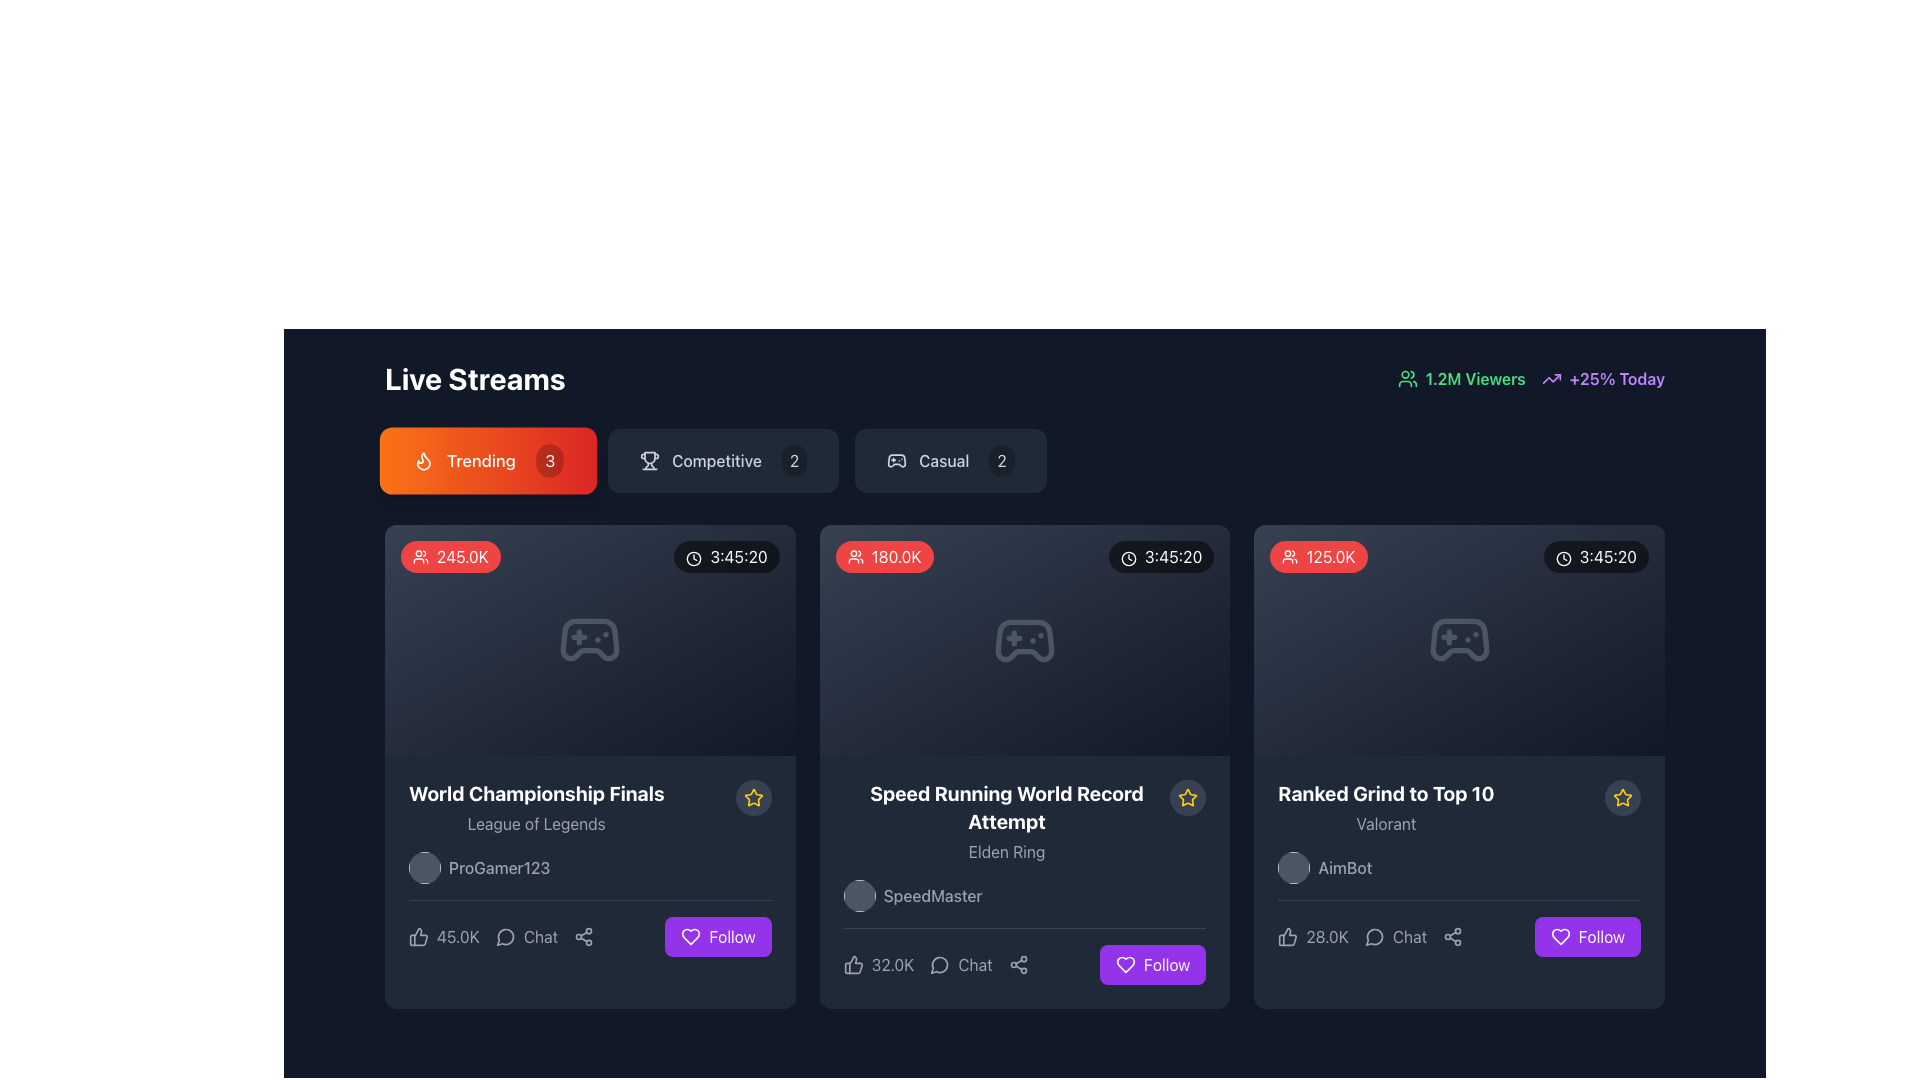  Describe the element at coordinates (527, 937) in the screenshot. I see `the button located in the lower part of the first card in the 'Live Streams' section, positioned between a thumbs-up icon and a share icon for keyboard interaction` at that location.